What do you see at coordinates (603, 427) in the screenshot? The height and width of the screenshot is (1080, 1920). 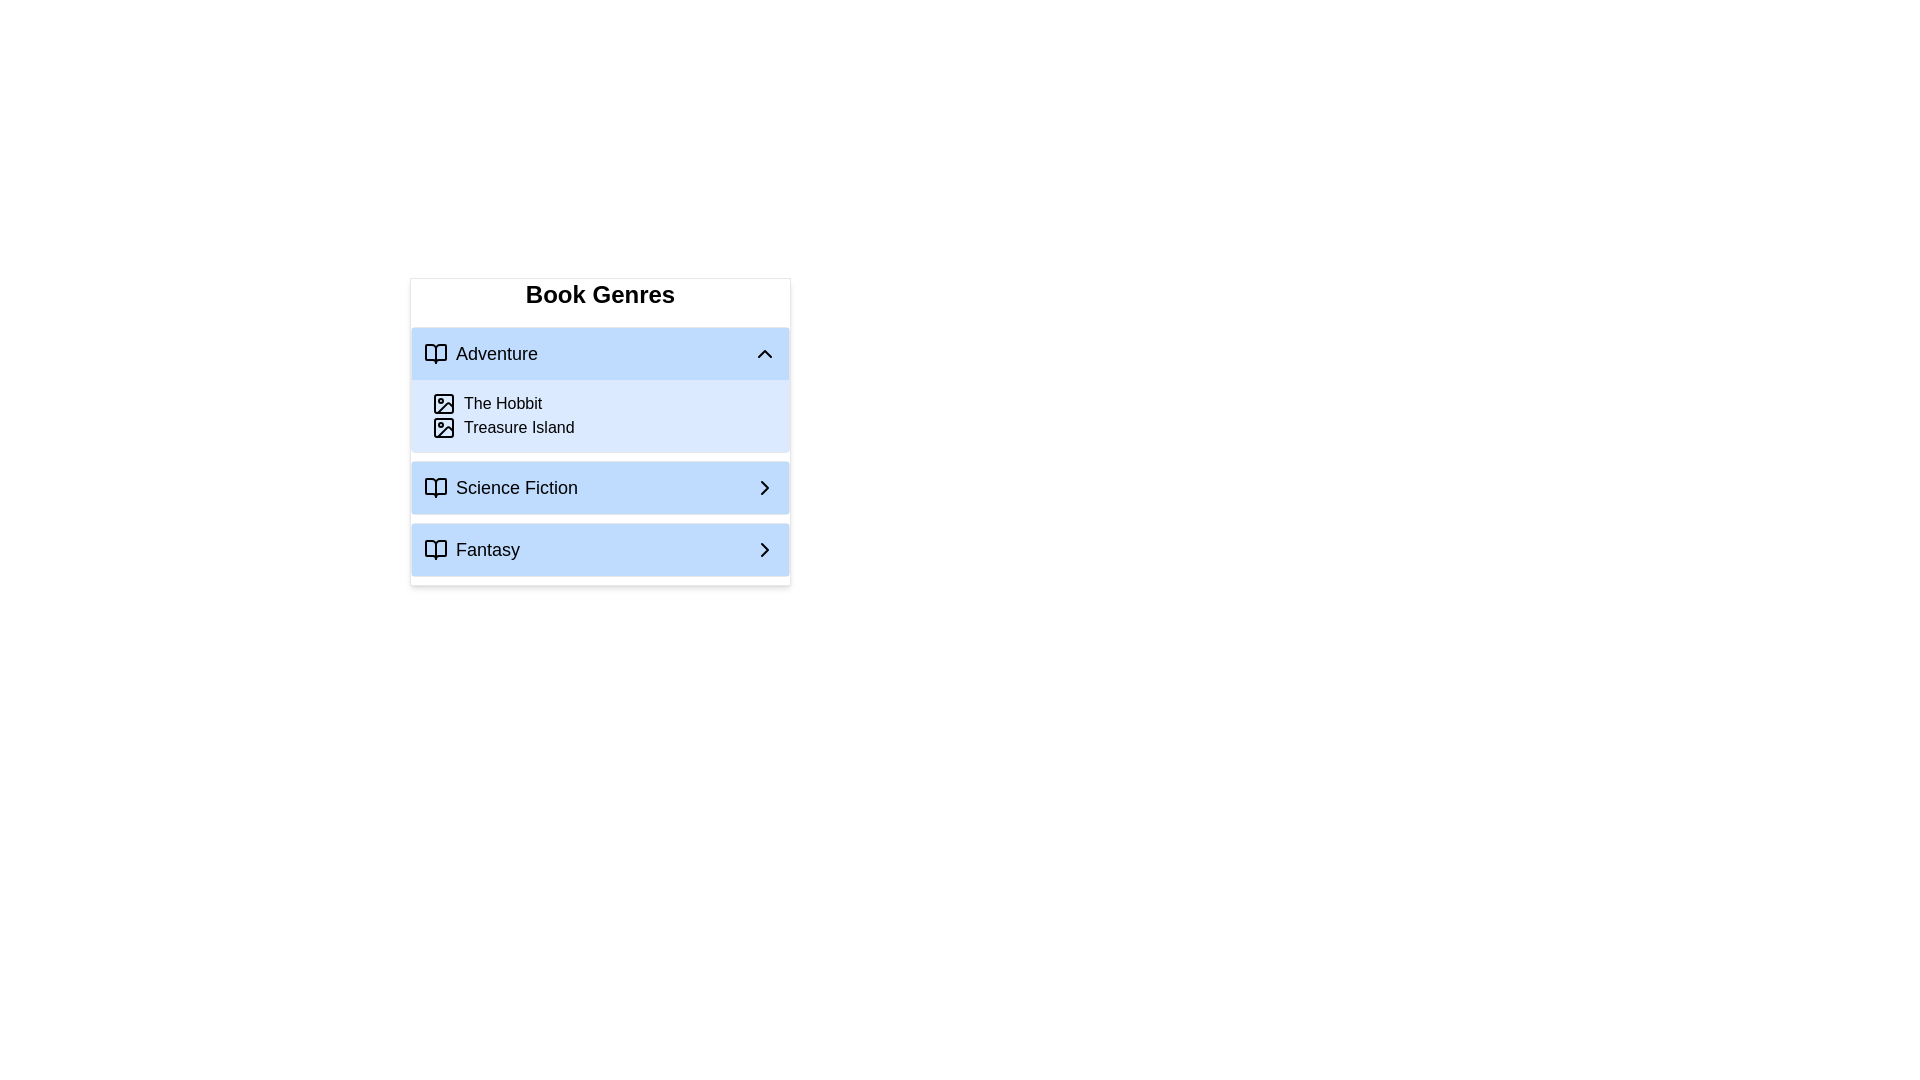 I see `the List item labeled 'Treasure Island' from the 'Adventure' category in the 'Book Genres' list` at bounding box center [603, 427].